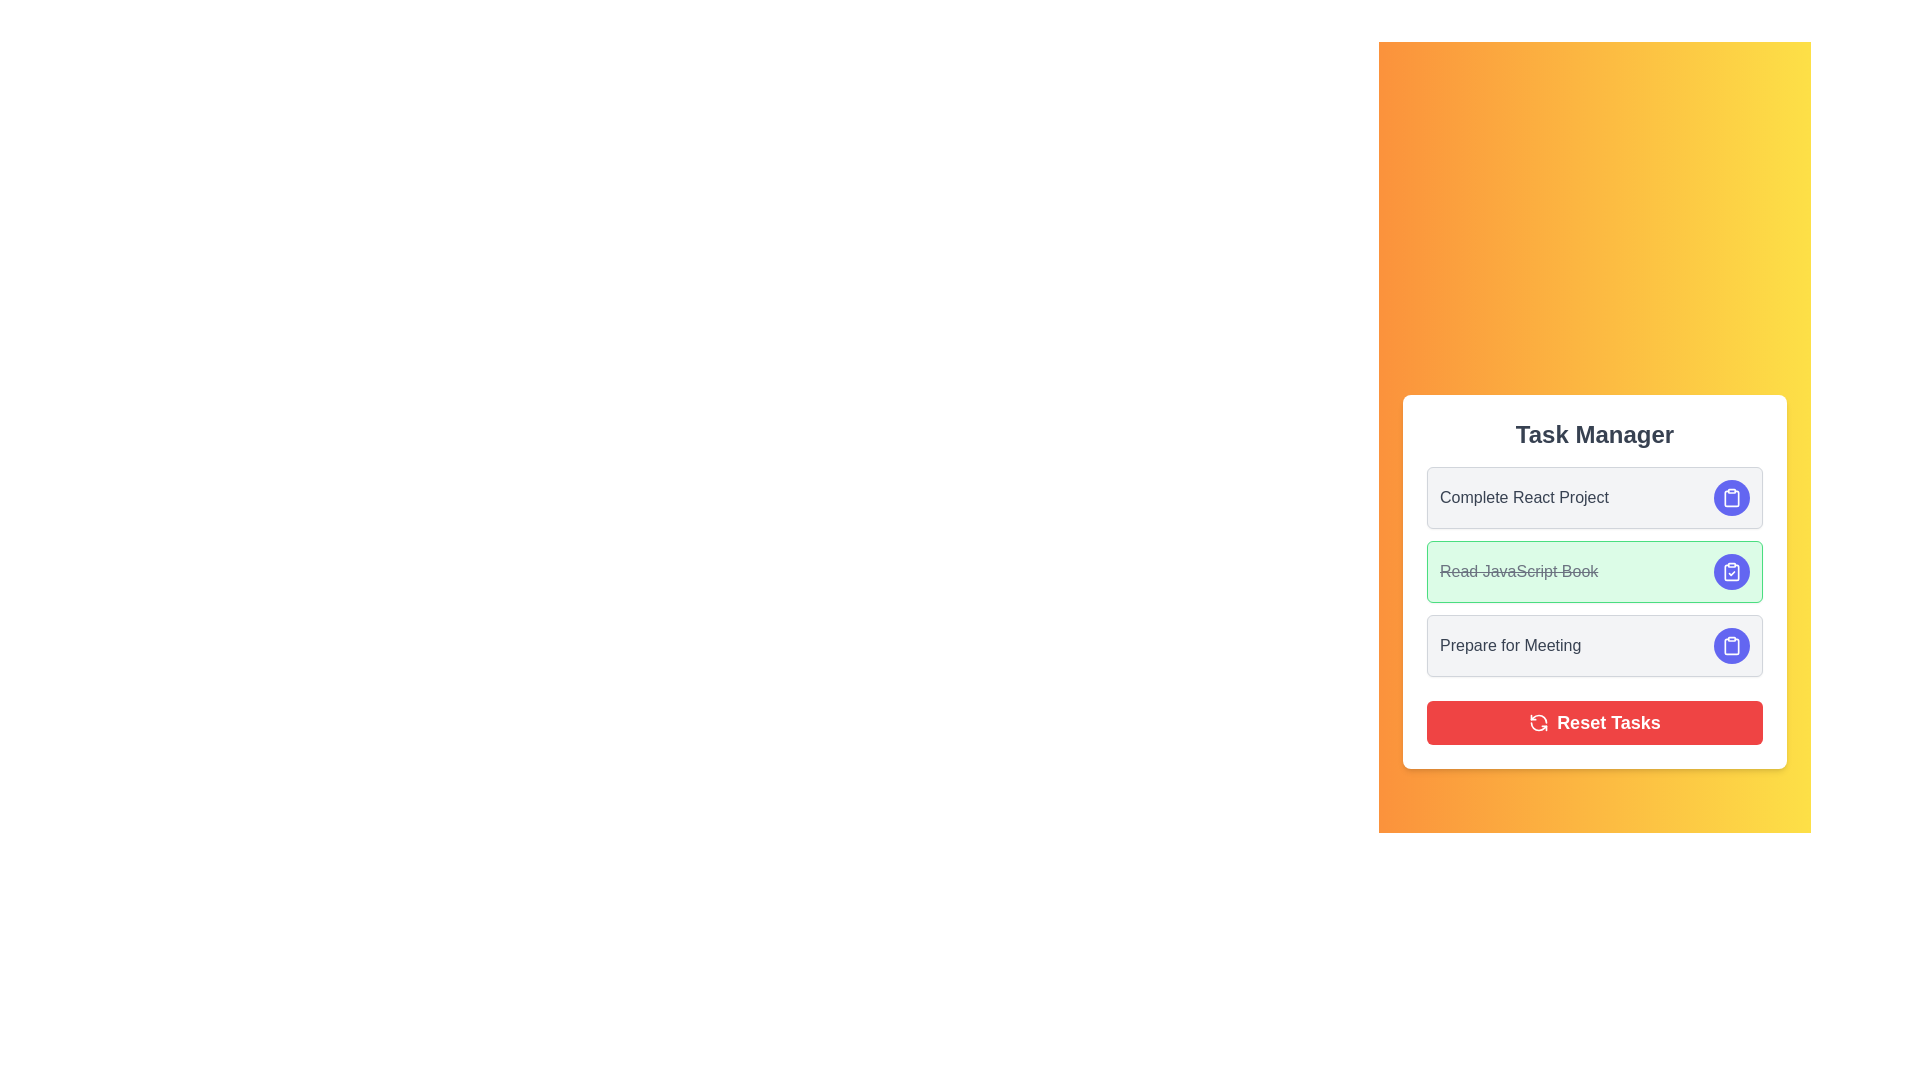 The image size is (1920, 1080). Describe the element at coordinates (1510, 645) in the screenshot. I see `the Text label displaying a task title, located in a rounded card beneath 'Read JavaScript Book' and above the 'Reset Tasks' button` at that location.